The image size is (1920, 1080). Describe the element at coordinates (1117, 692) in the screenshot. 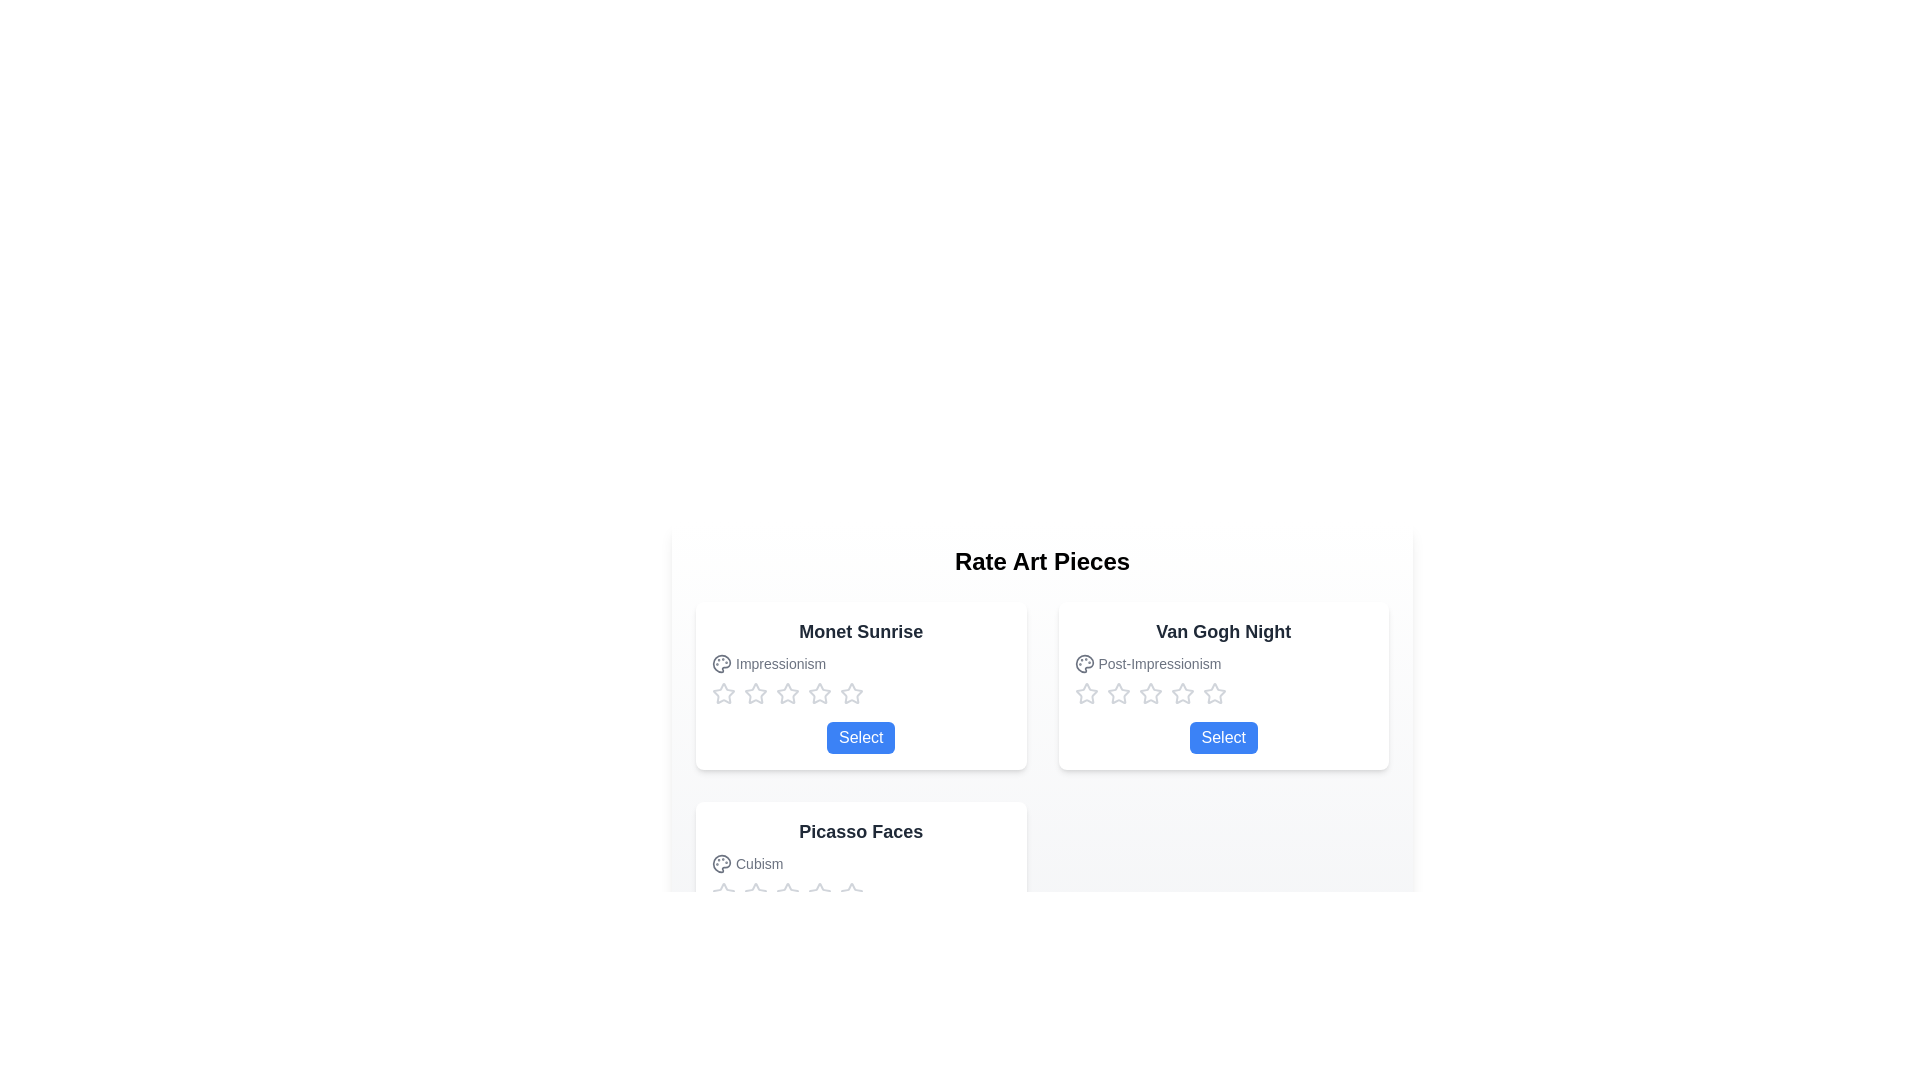

I see `the first rating star icon below the title and genre of the 'Van Gogh Night' artwork to set a rating of one star` at that location.